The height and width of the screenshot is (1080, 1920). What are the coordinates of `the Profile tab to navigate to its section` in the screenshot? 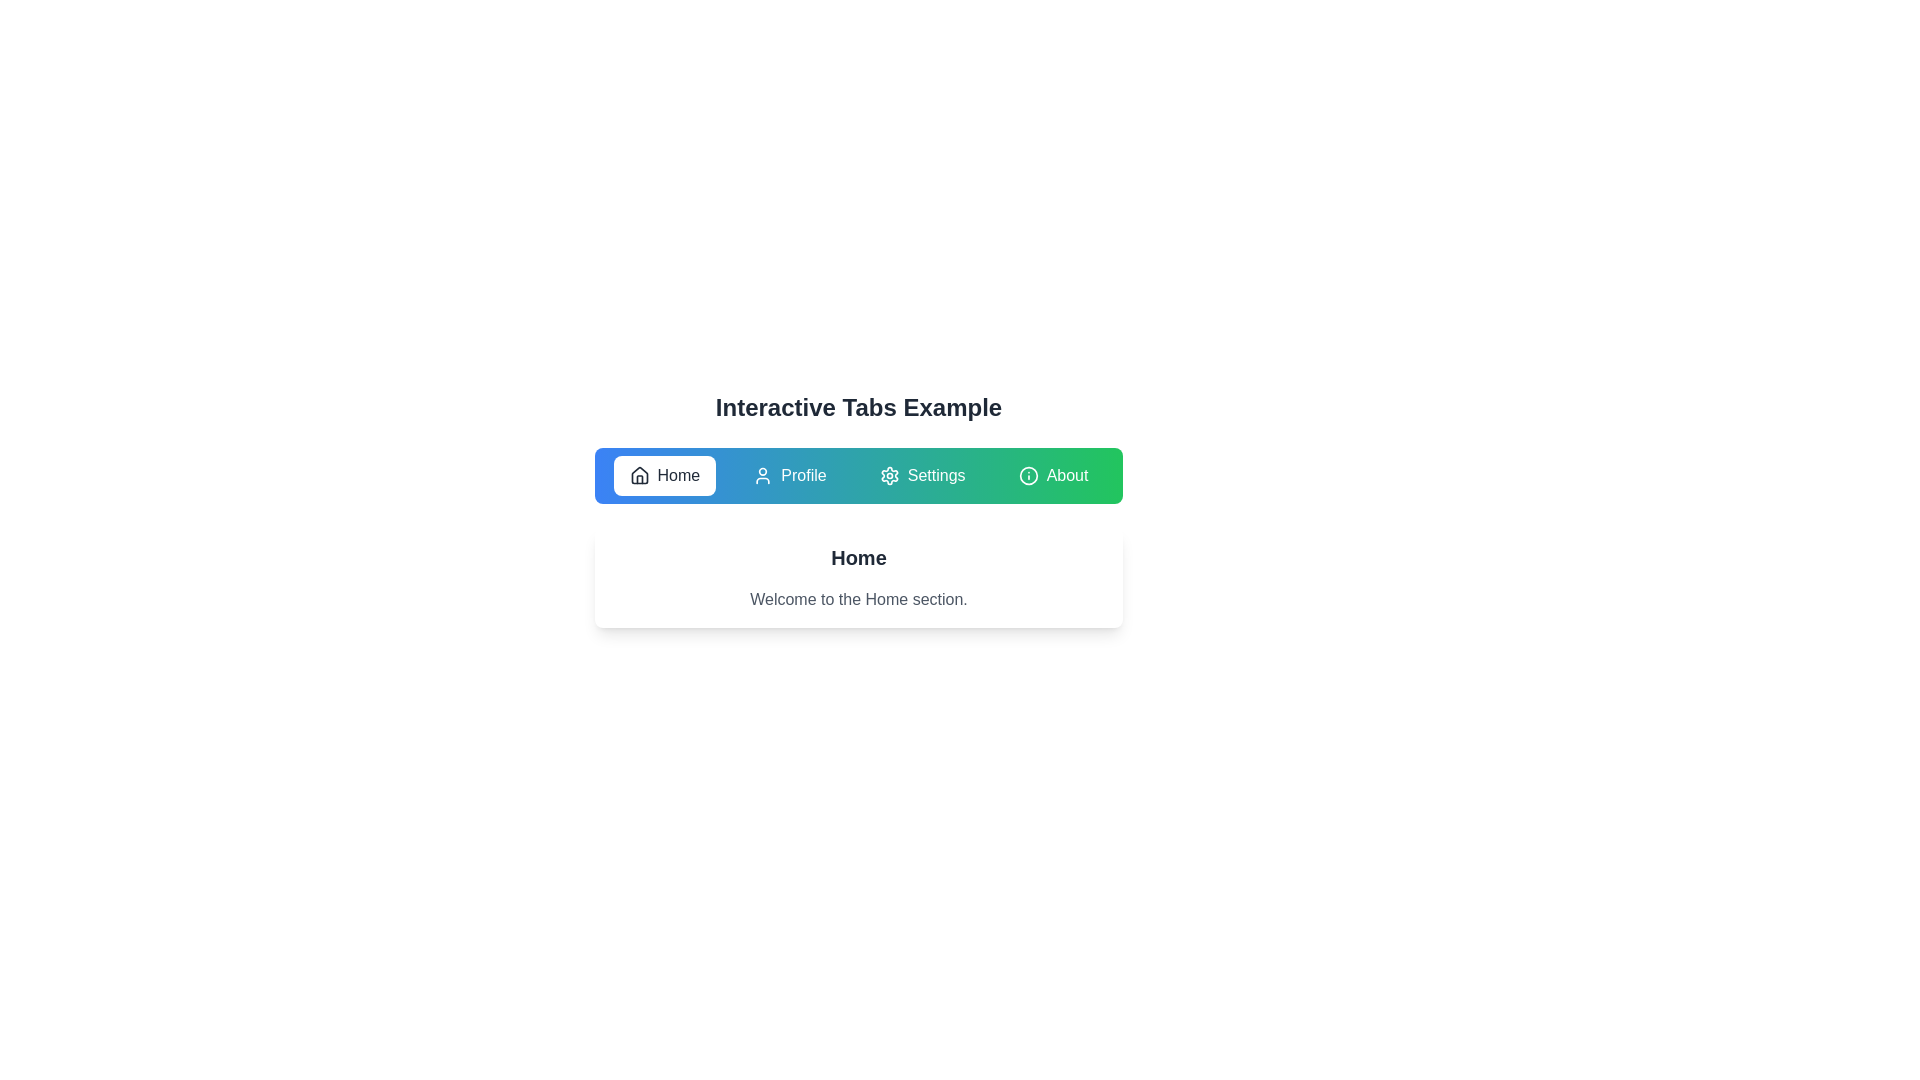 It's located at (788, 475).